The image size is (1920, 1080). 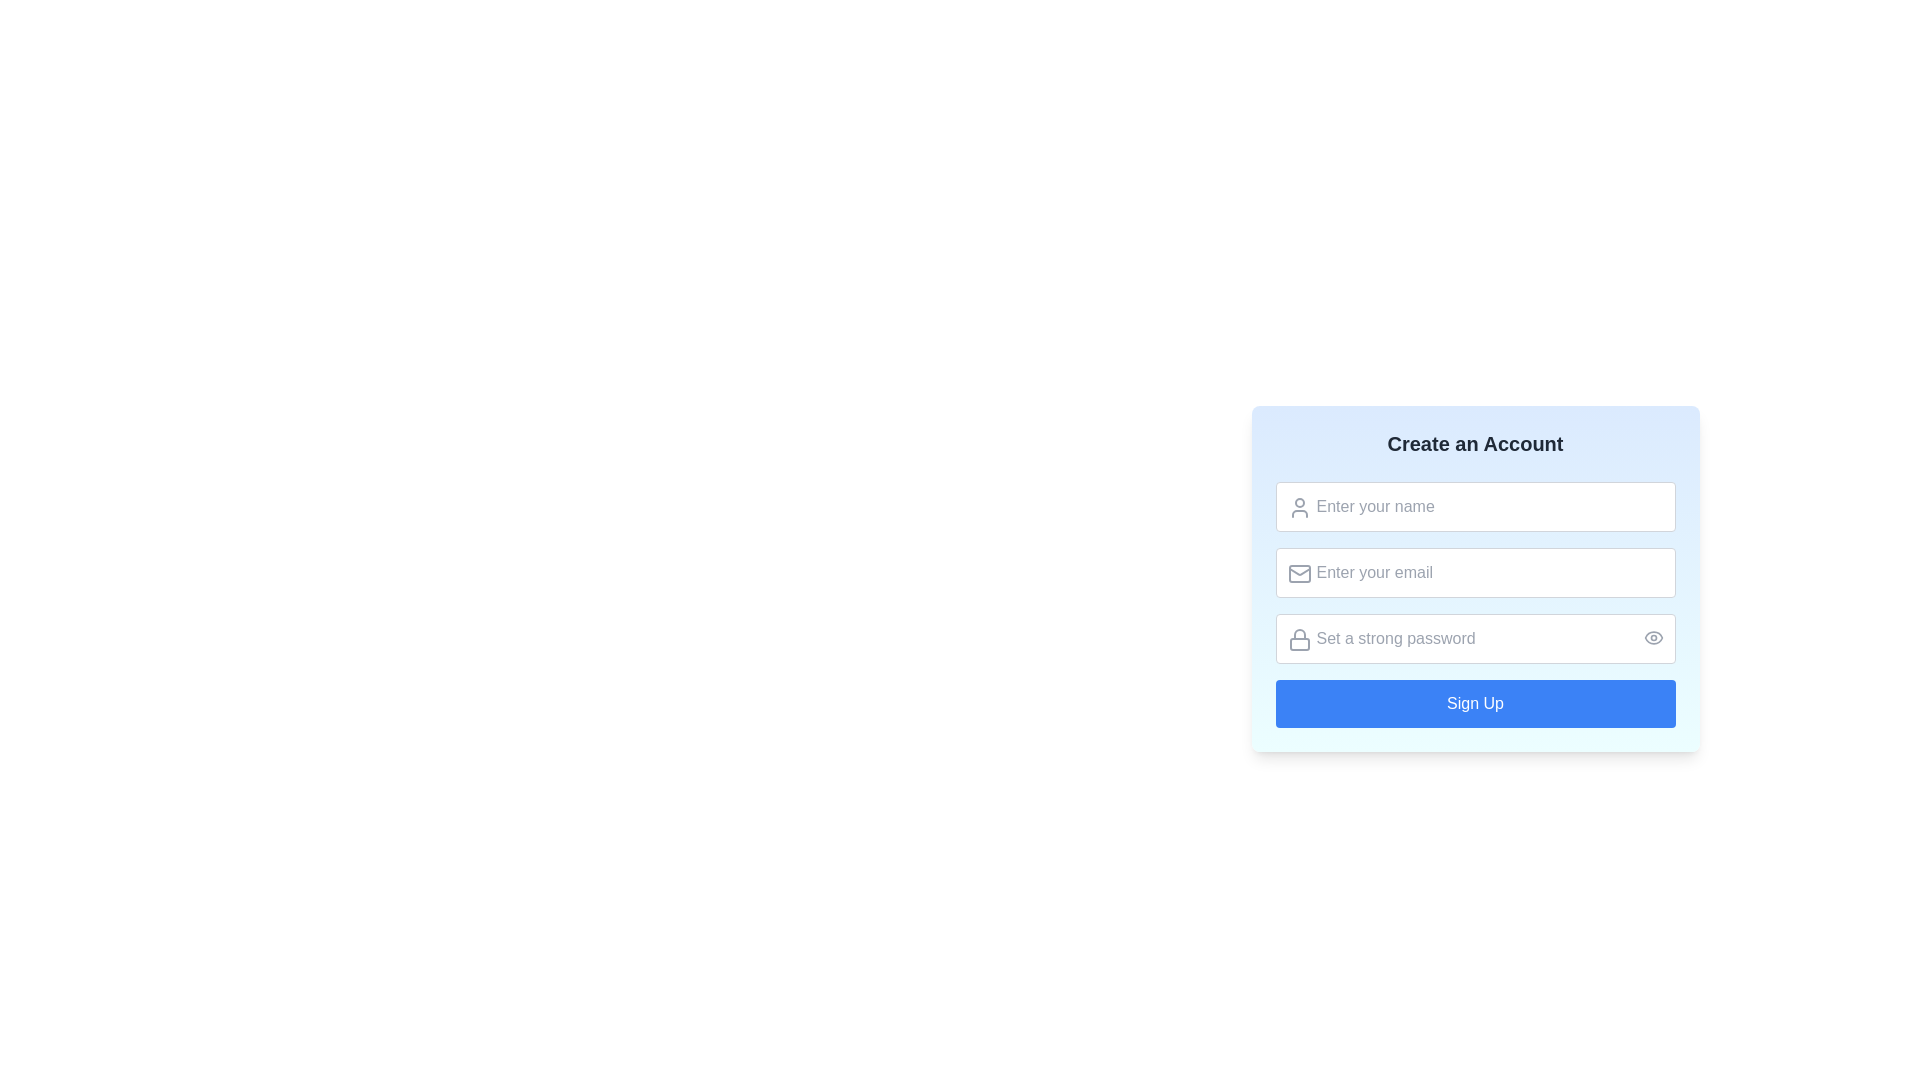 What do you see at coordinates (1299, 640) in the screenshot?
I see `the gray lock icon, which is an outline of a padlock located to the left side of the password input field` at bounding box center [1299, 640].